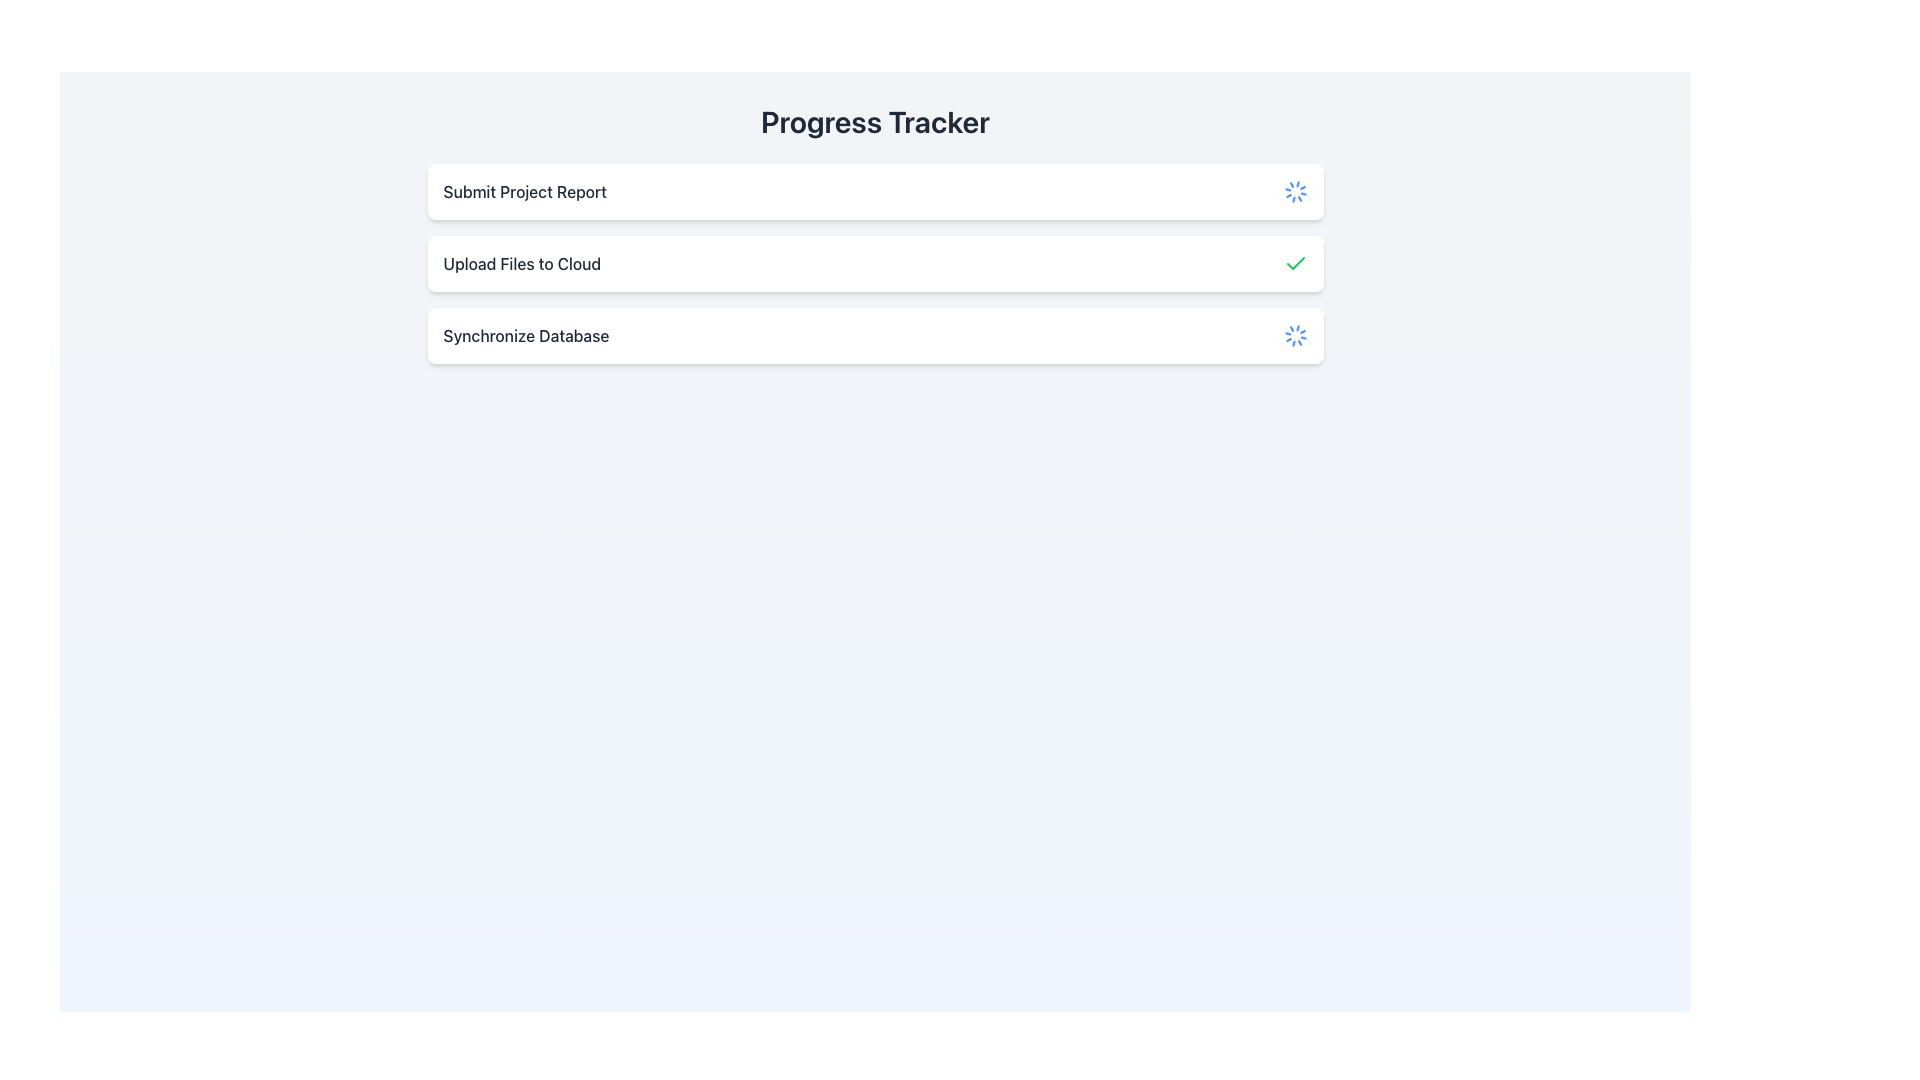 Image resolution: width=1920 pixels, height=1080 pixels. I want to click on the text element displaying 'Upload Files to Cloud', which is styled in dark gray, bold, and medium font weight, and is the second item in the 'Progress Tracker' list, so click(522, 262).